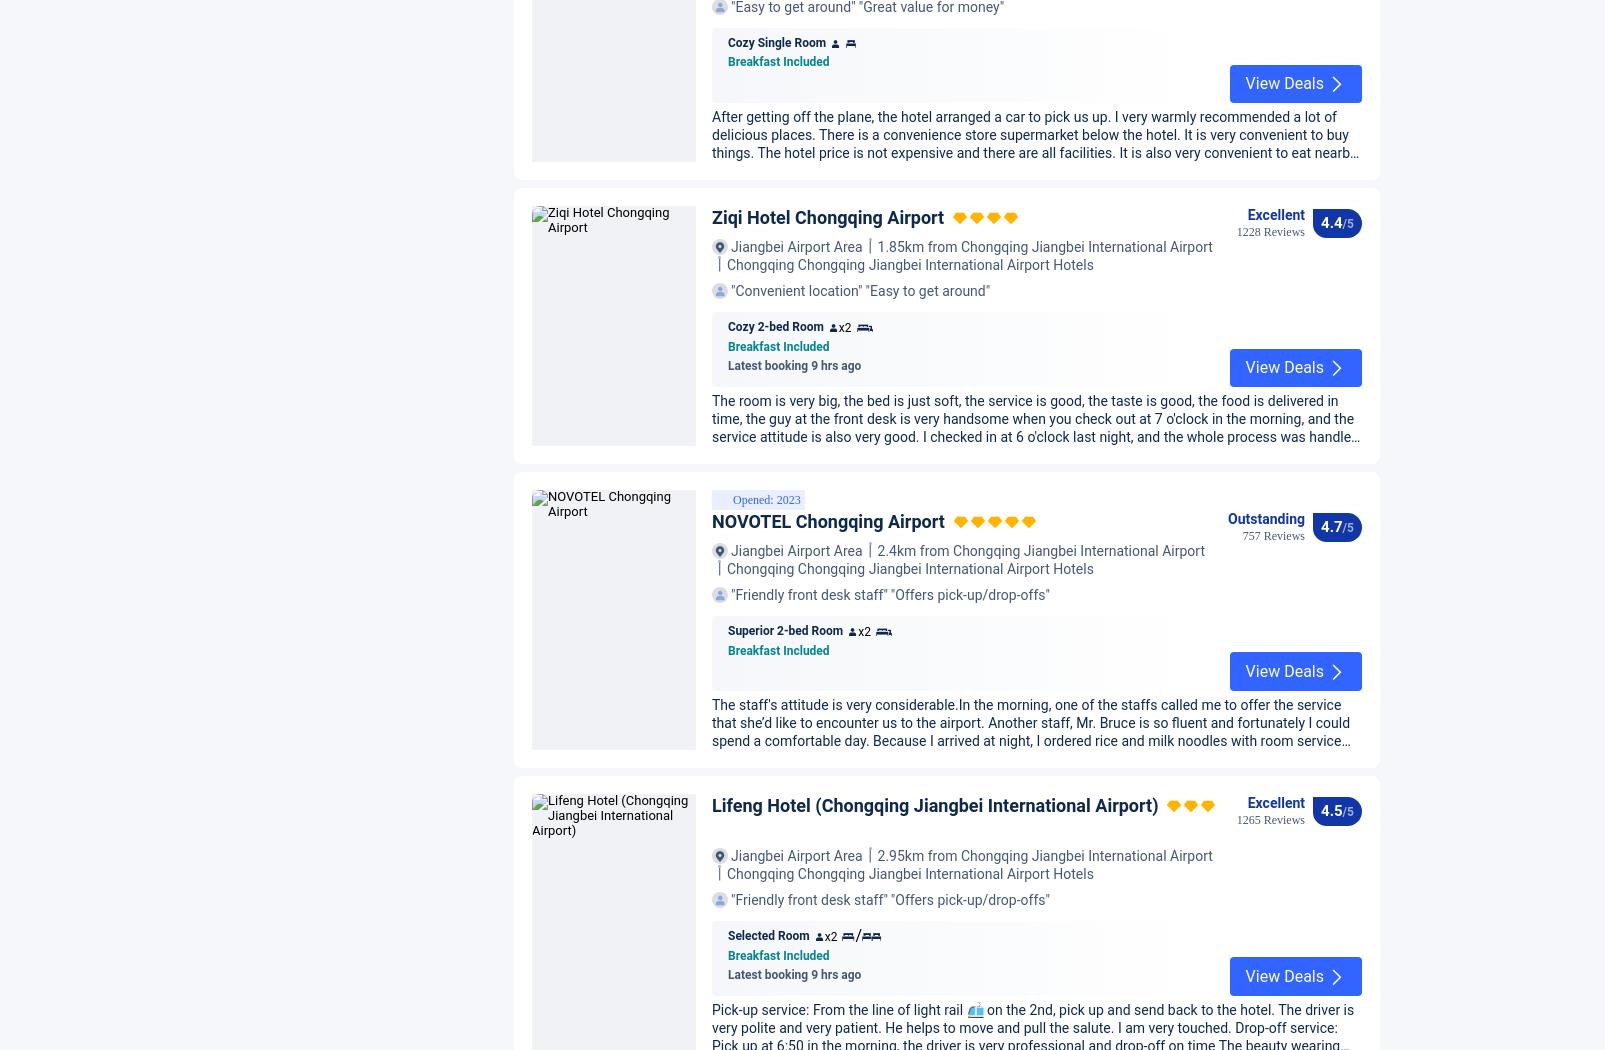  I want to click on 'Latest booking 9 hrs ago', so click(793, 294).